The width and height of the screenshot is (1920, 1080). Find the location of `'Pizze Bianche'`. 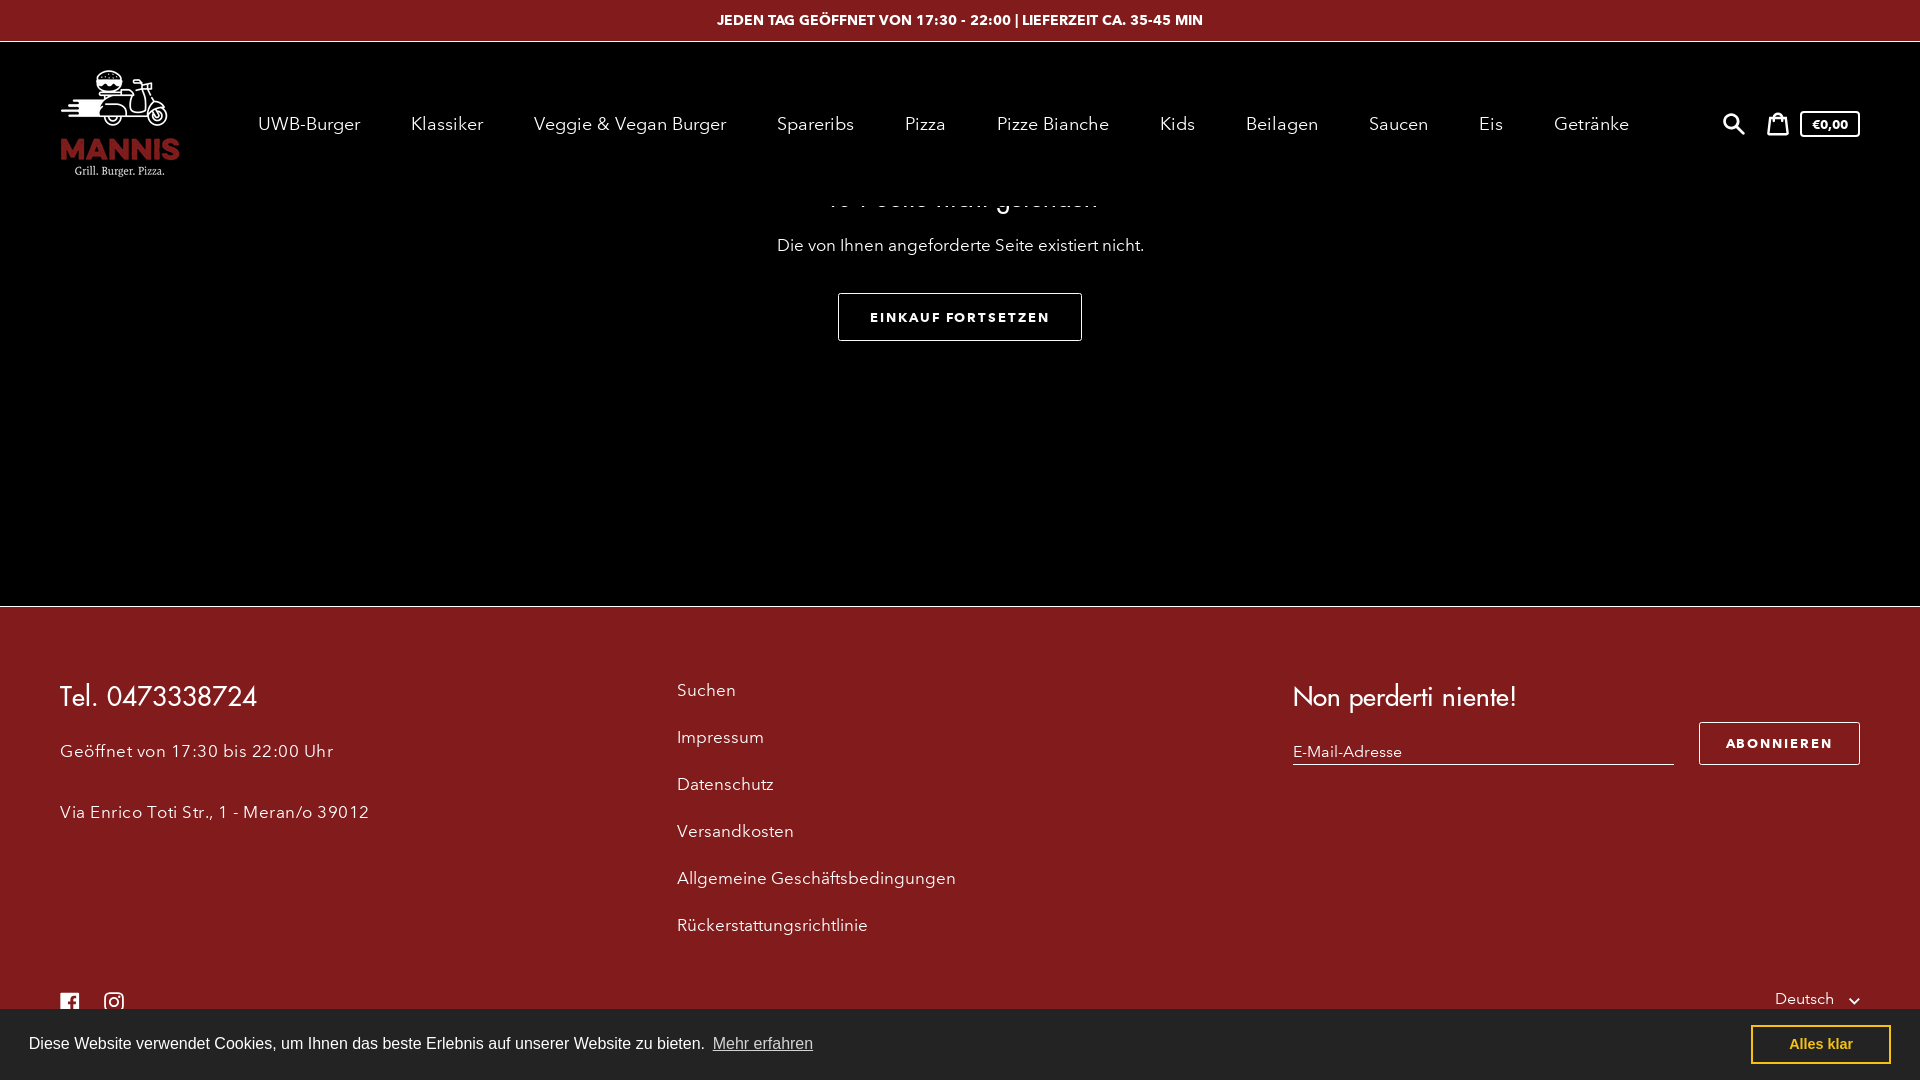

'Pizze Bianche' is located at coordinates (1054, 123).